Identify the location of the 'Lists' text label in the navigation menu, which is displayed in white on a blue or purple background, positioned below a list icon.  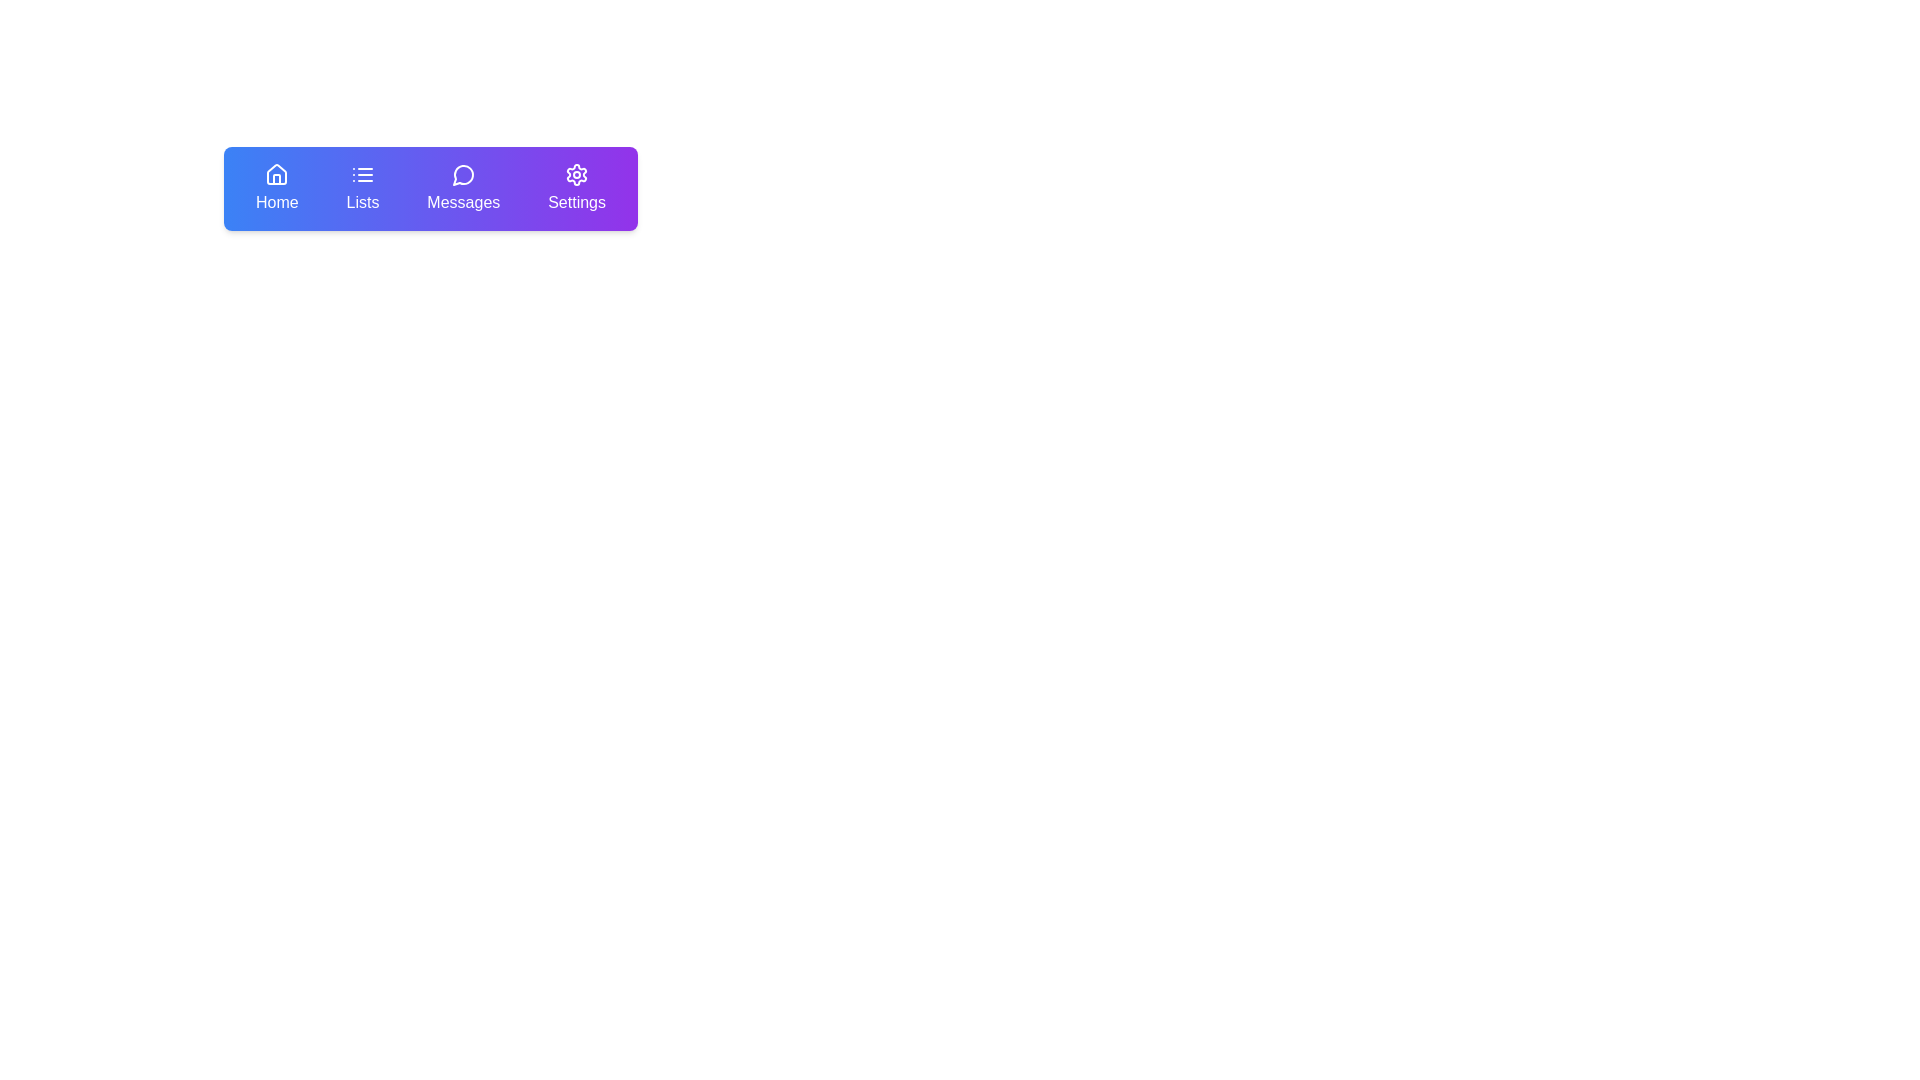
(363, 203).